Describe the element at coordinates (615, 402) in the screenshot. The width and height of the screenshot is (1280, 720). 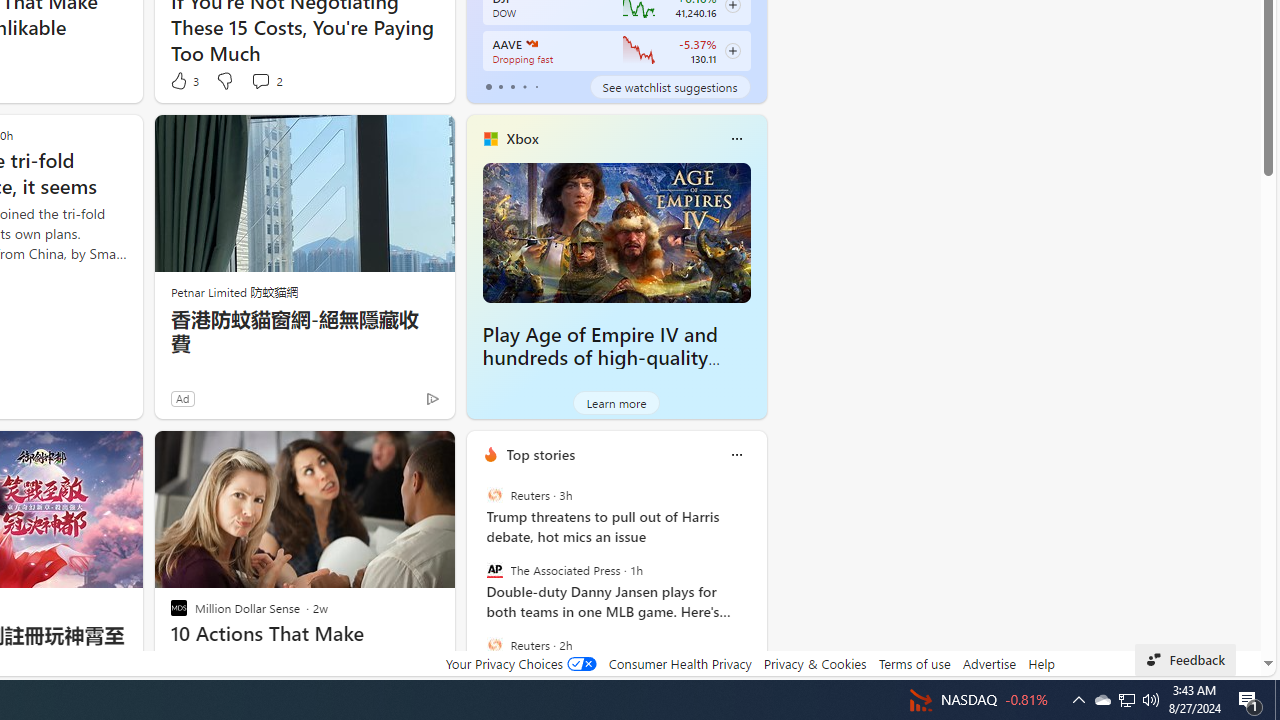
I see `'Learn more'` at that location.